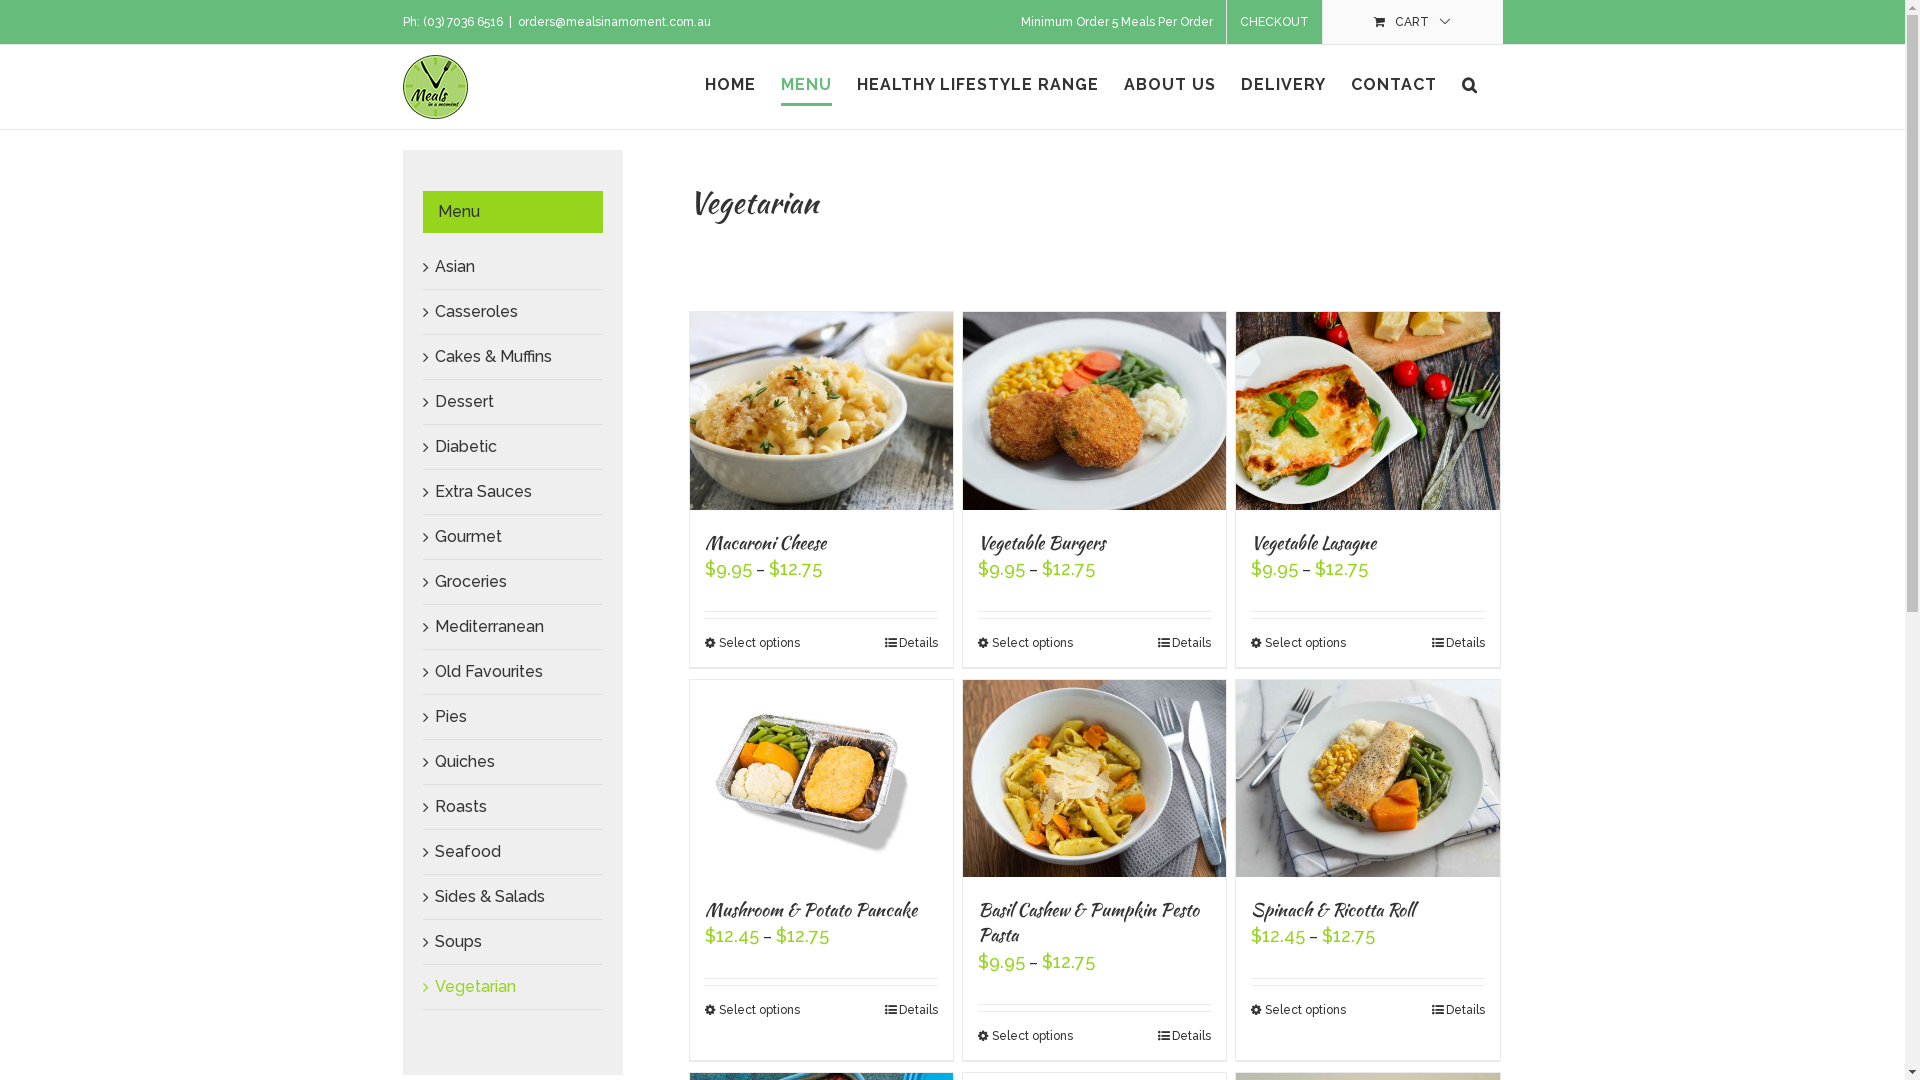 Image resolution: width=1920 pixels, height=1080 pixels. Describe the element at coordinates (805, 83) in the screenshot. I see `'MENU'` at that location.